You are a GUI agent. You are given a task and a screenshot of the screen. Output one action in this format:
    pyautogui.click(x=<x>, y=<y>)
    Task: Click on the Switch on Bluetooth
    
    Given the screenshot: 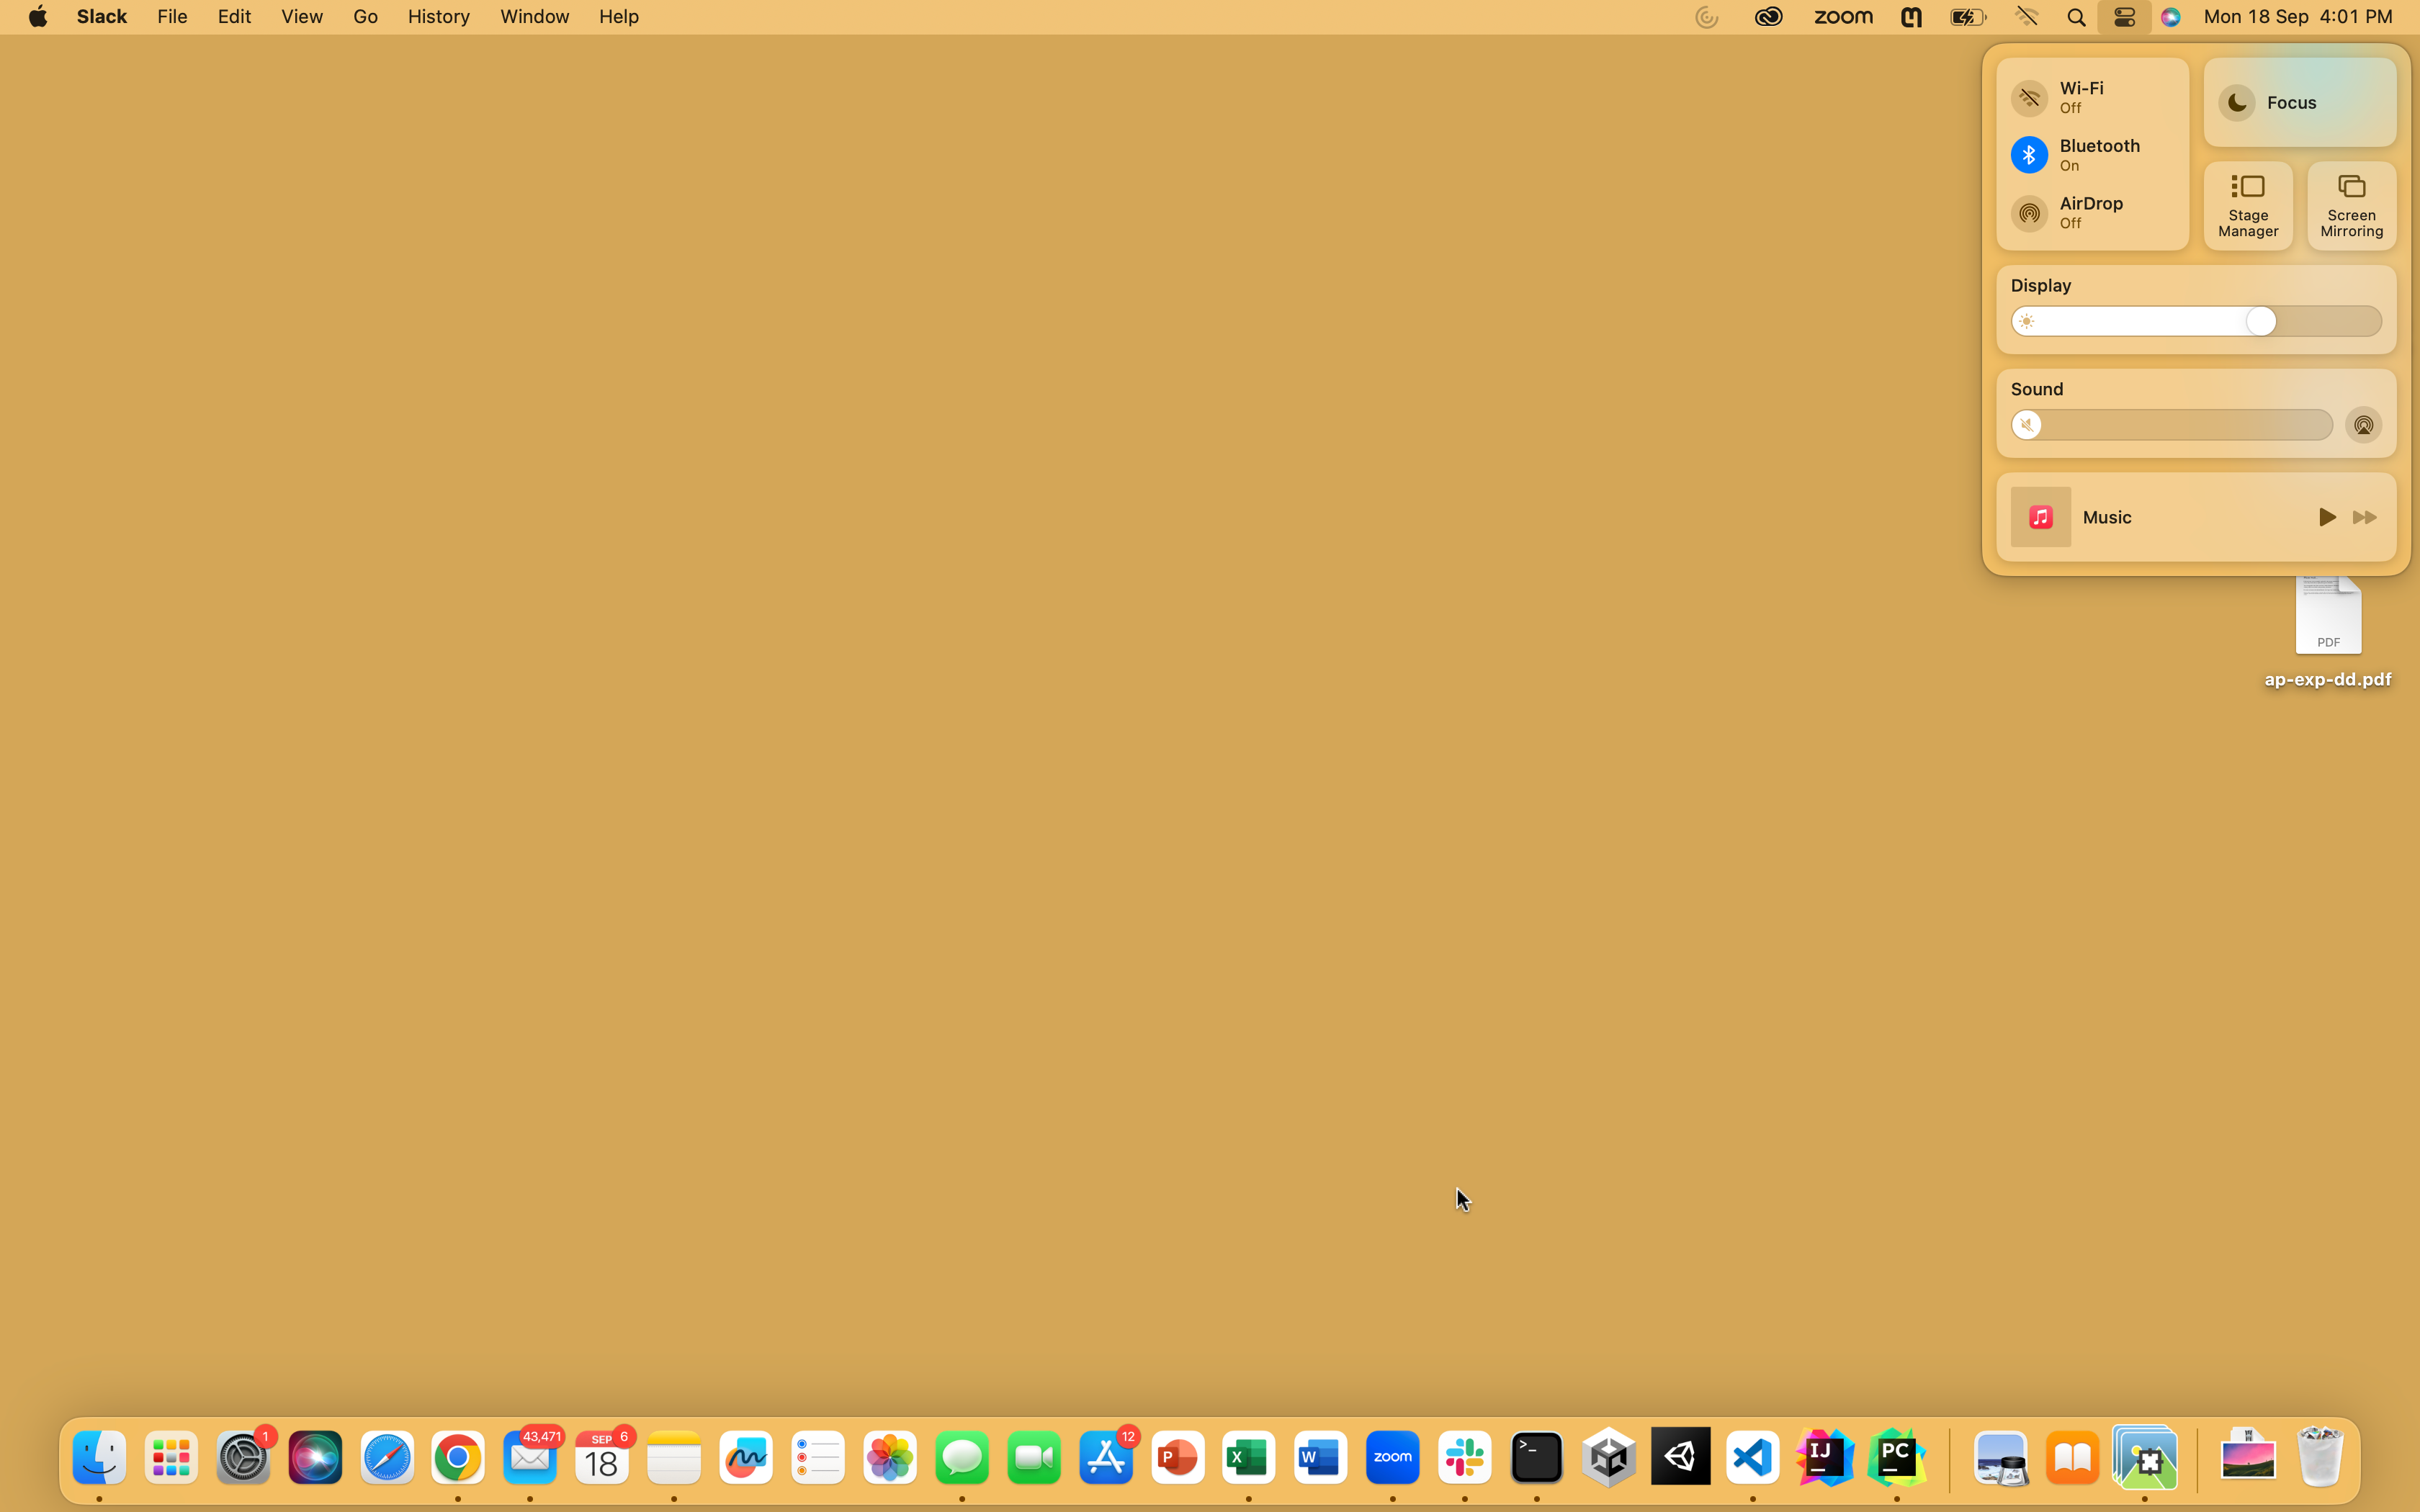 What is the action you would take?
    pyautogui.click(x=2089, y=153)
    